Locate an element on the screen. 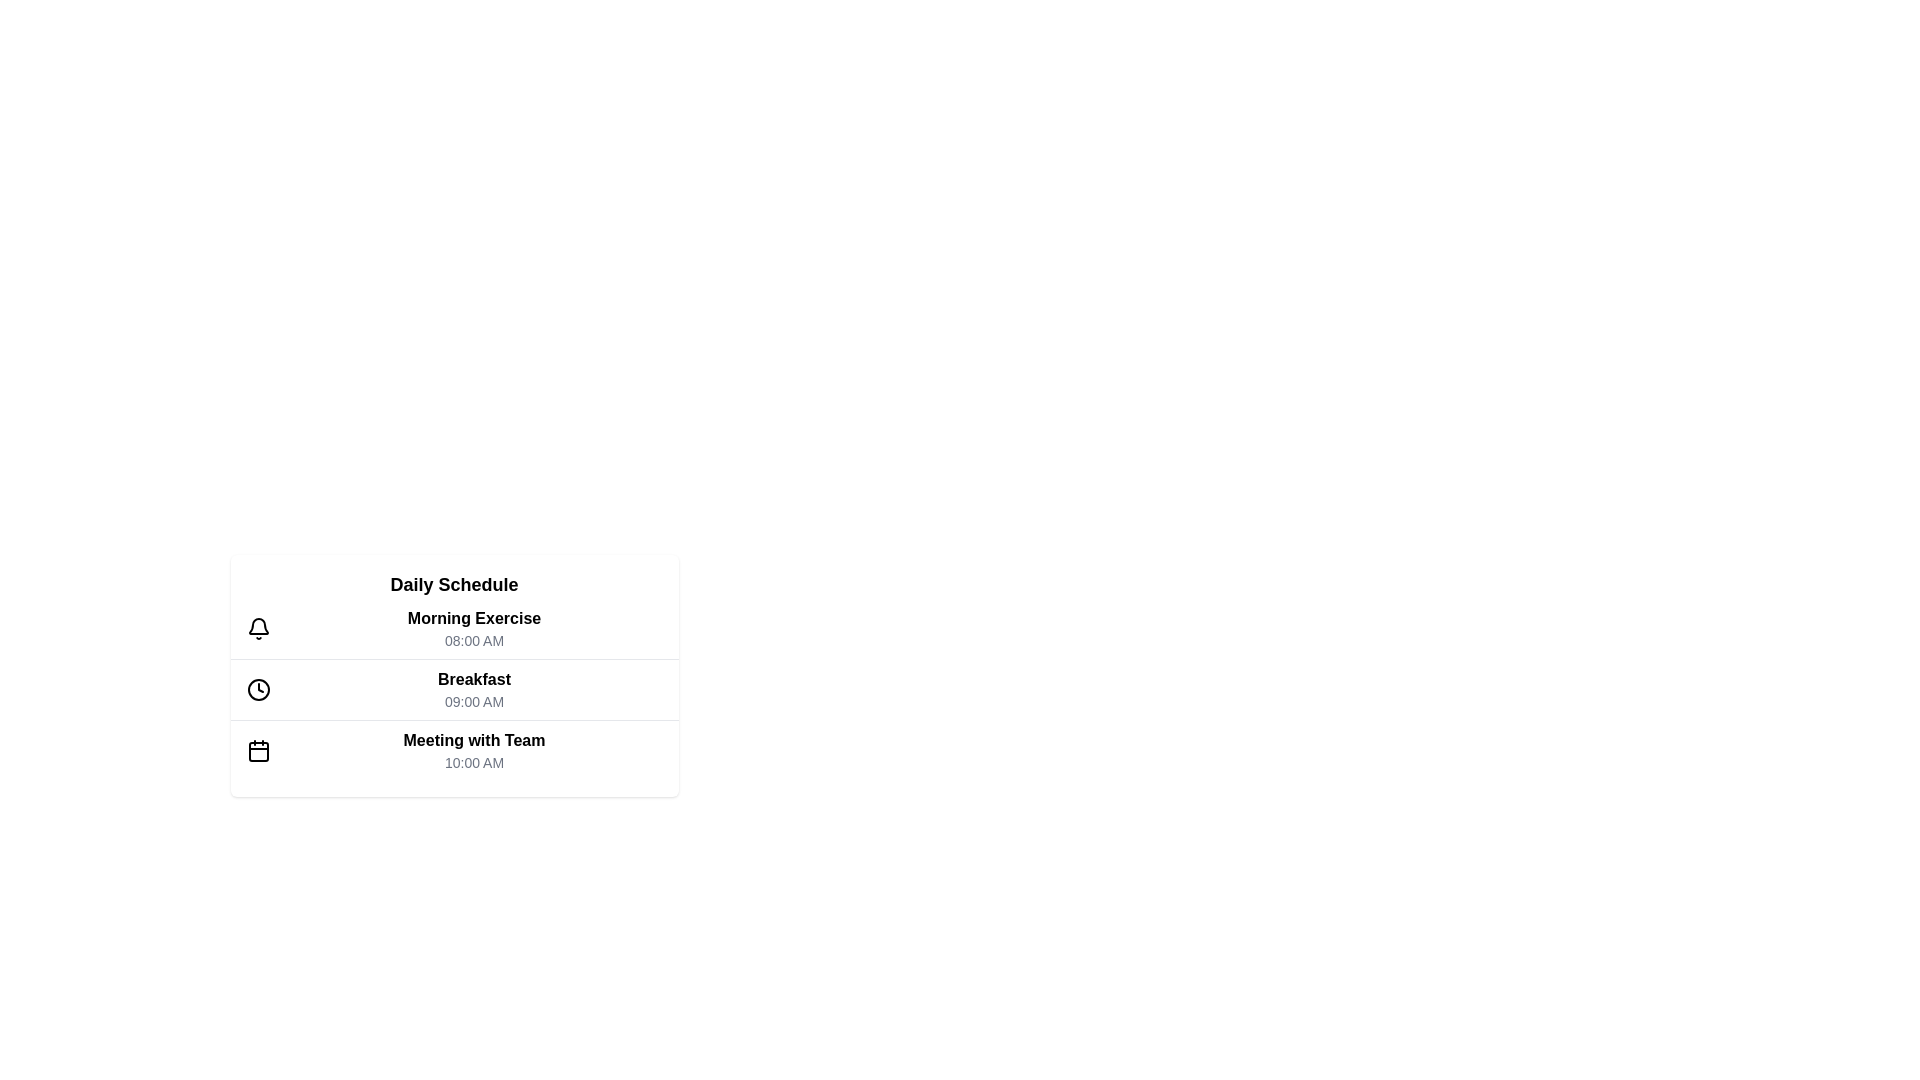 This screenshot has width=1920, height=1080. the second informational list item in the 'Daily Schedule' section that displays 'Breakfast' at '09:00 AM' is located at coordinates (453, 675).